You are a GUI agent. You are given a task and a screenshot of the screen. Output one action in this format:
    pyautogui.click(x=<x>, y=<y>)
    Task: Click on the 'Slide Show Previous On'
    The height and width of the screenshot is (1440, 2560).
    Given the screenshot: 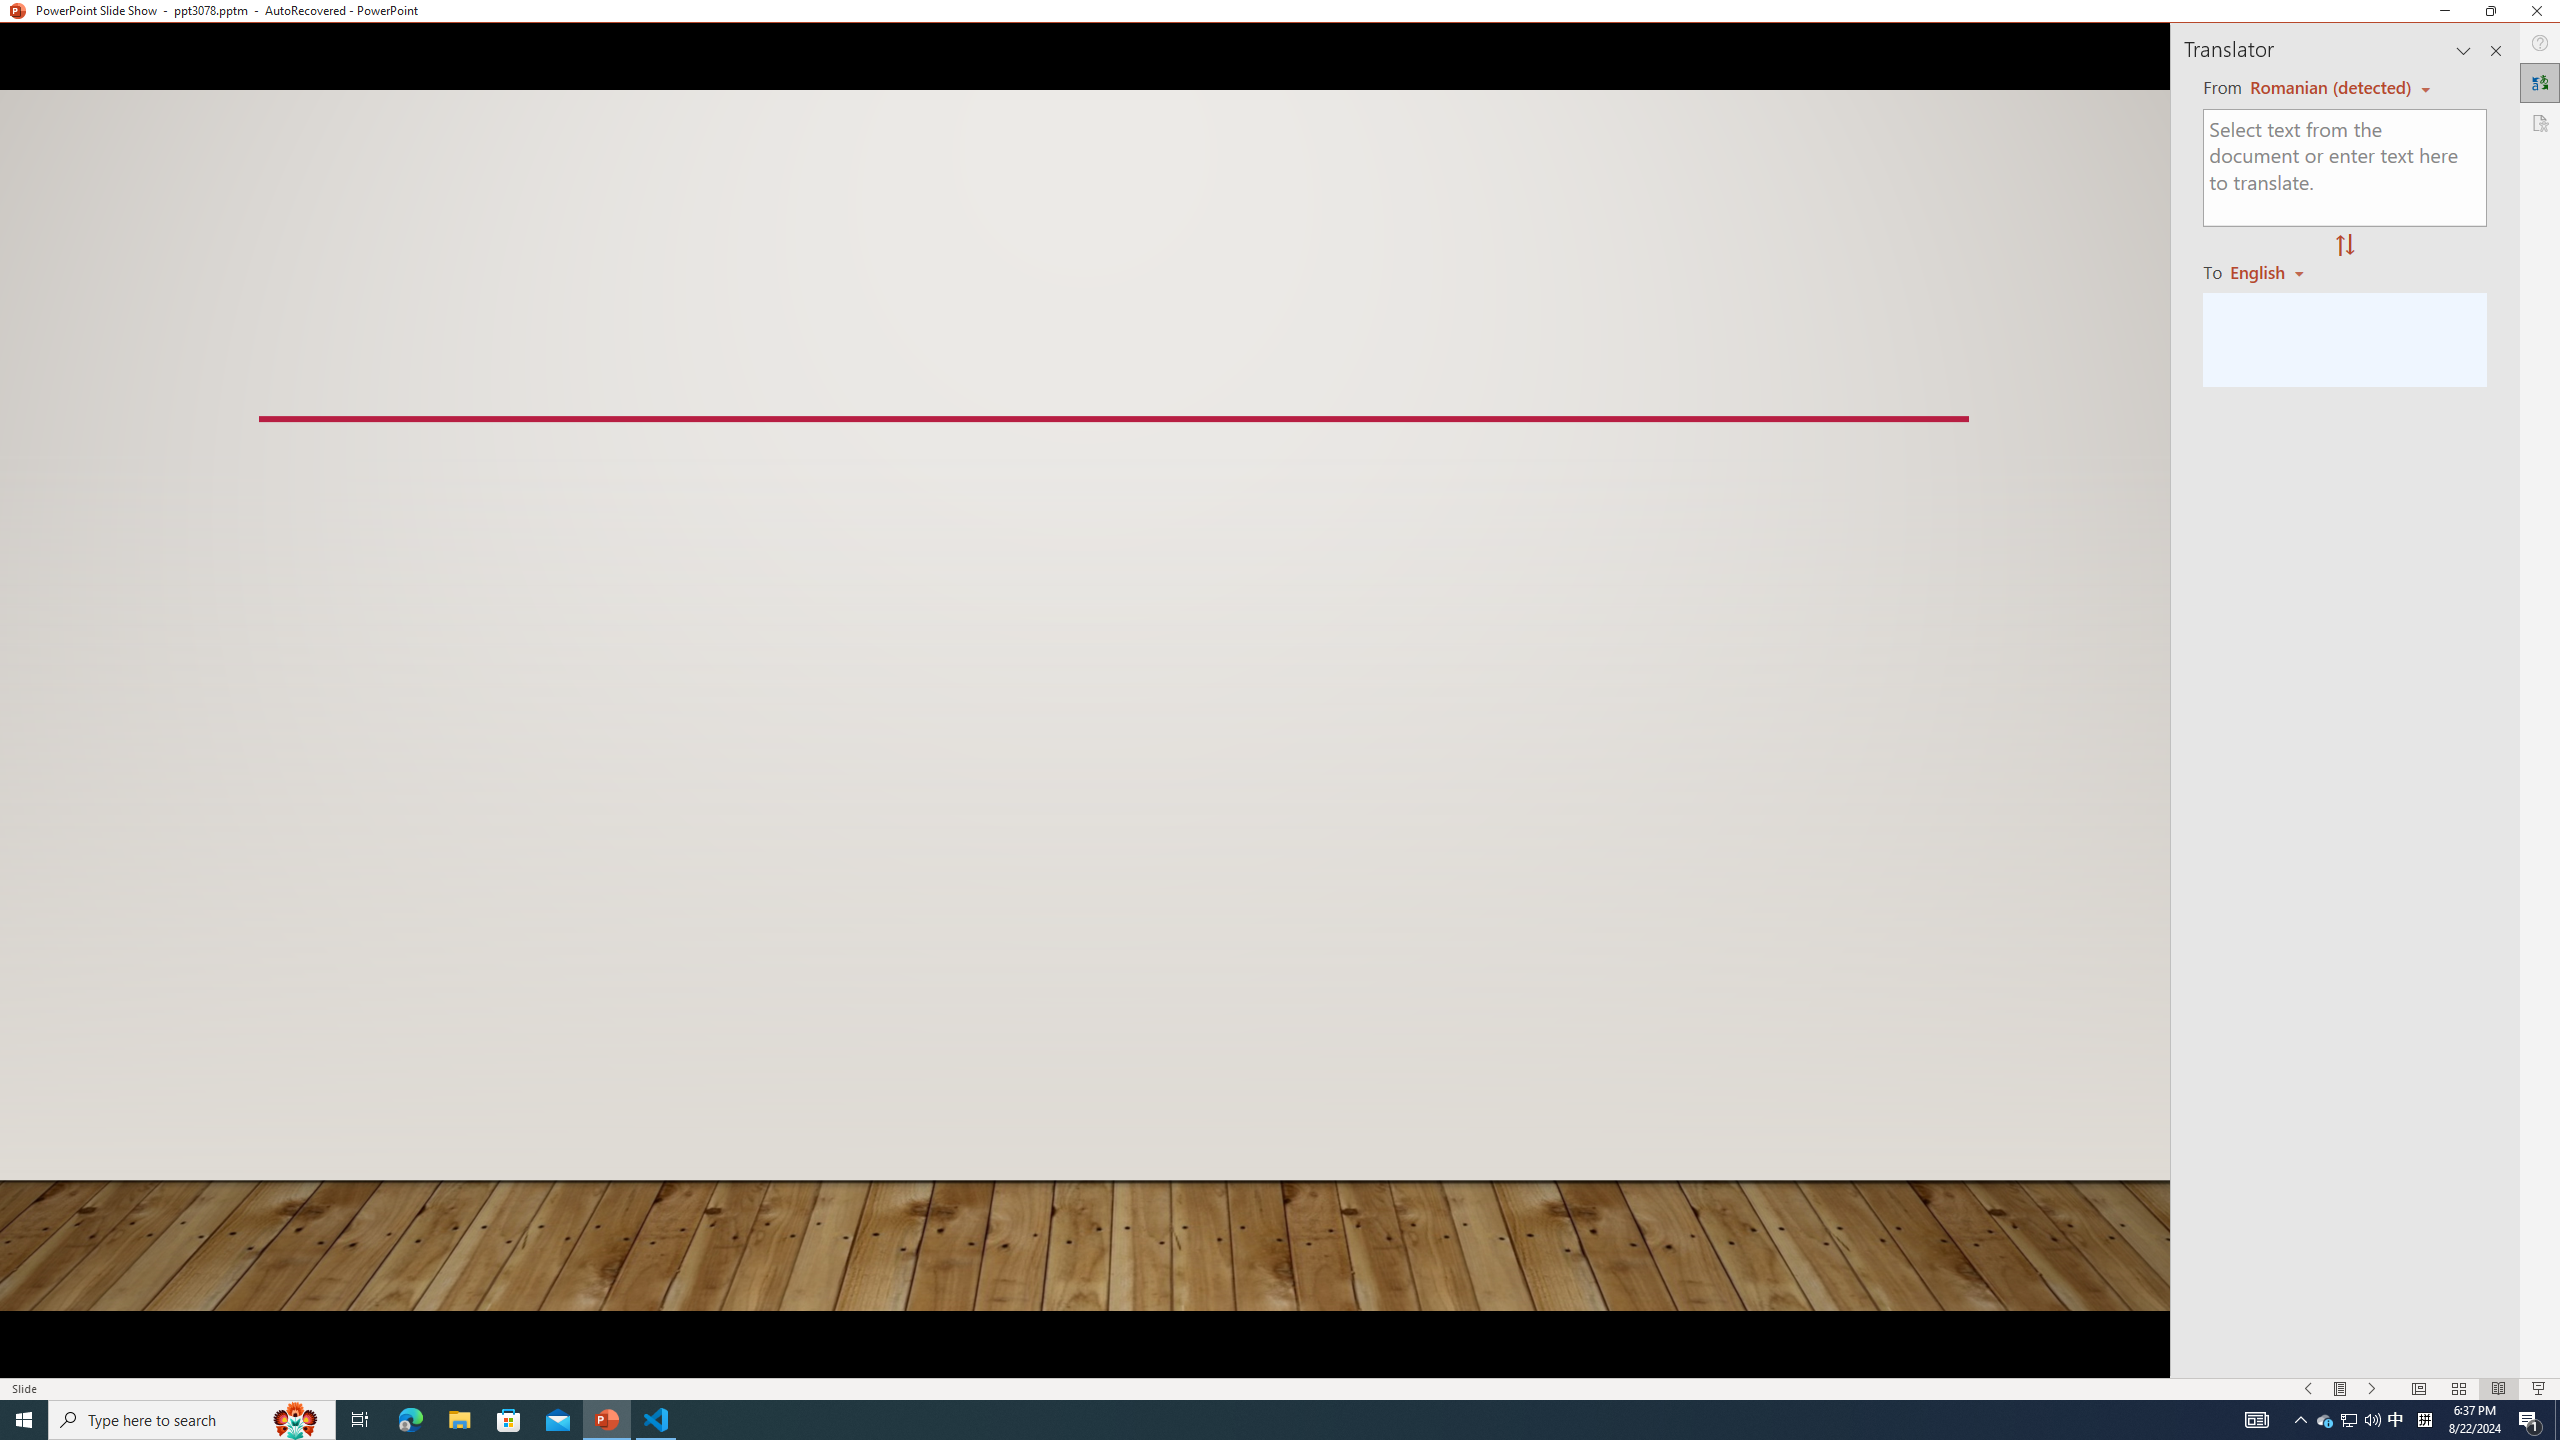 What is the action you would take?
    pyautogui.click(x=2308, y=1389)
    